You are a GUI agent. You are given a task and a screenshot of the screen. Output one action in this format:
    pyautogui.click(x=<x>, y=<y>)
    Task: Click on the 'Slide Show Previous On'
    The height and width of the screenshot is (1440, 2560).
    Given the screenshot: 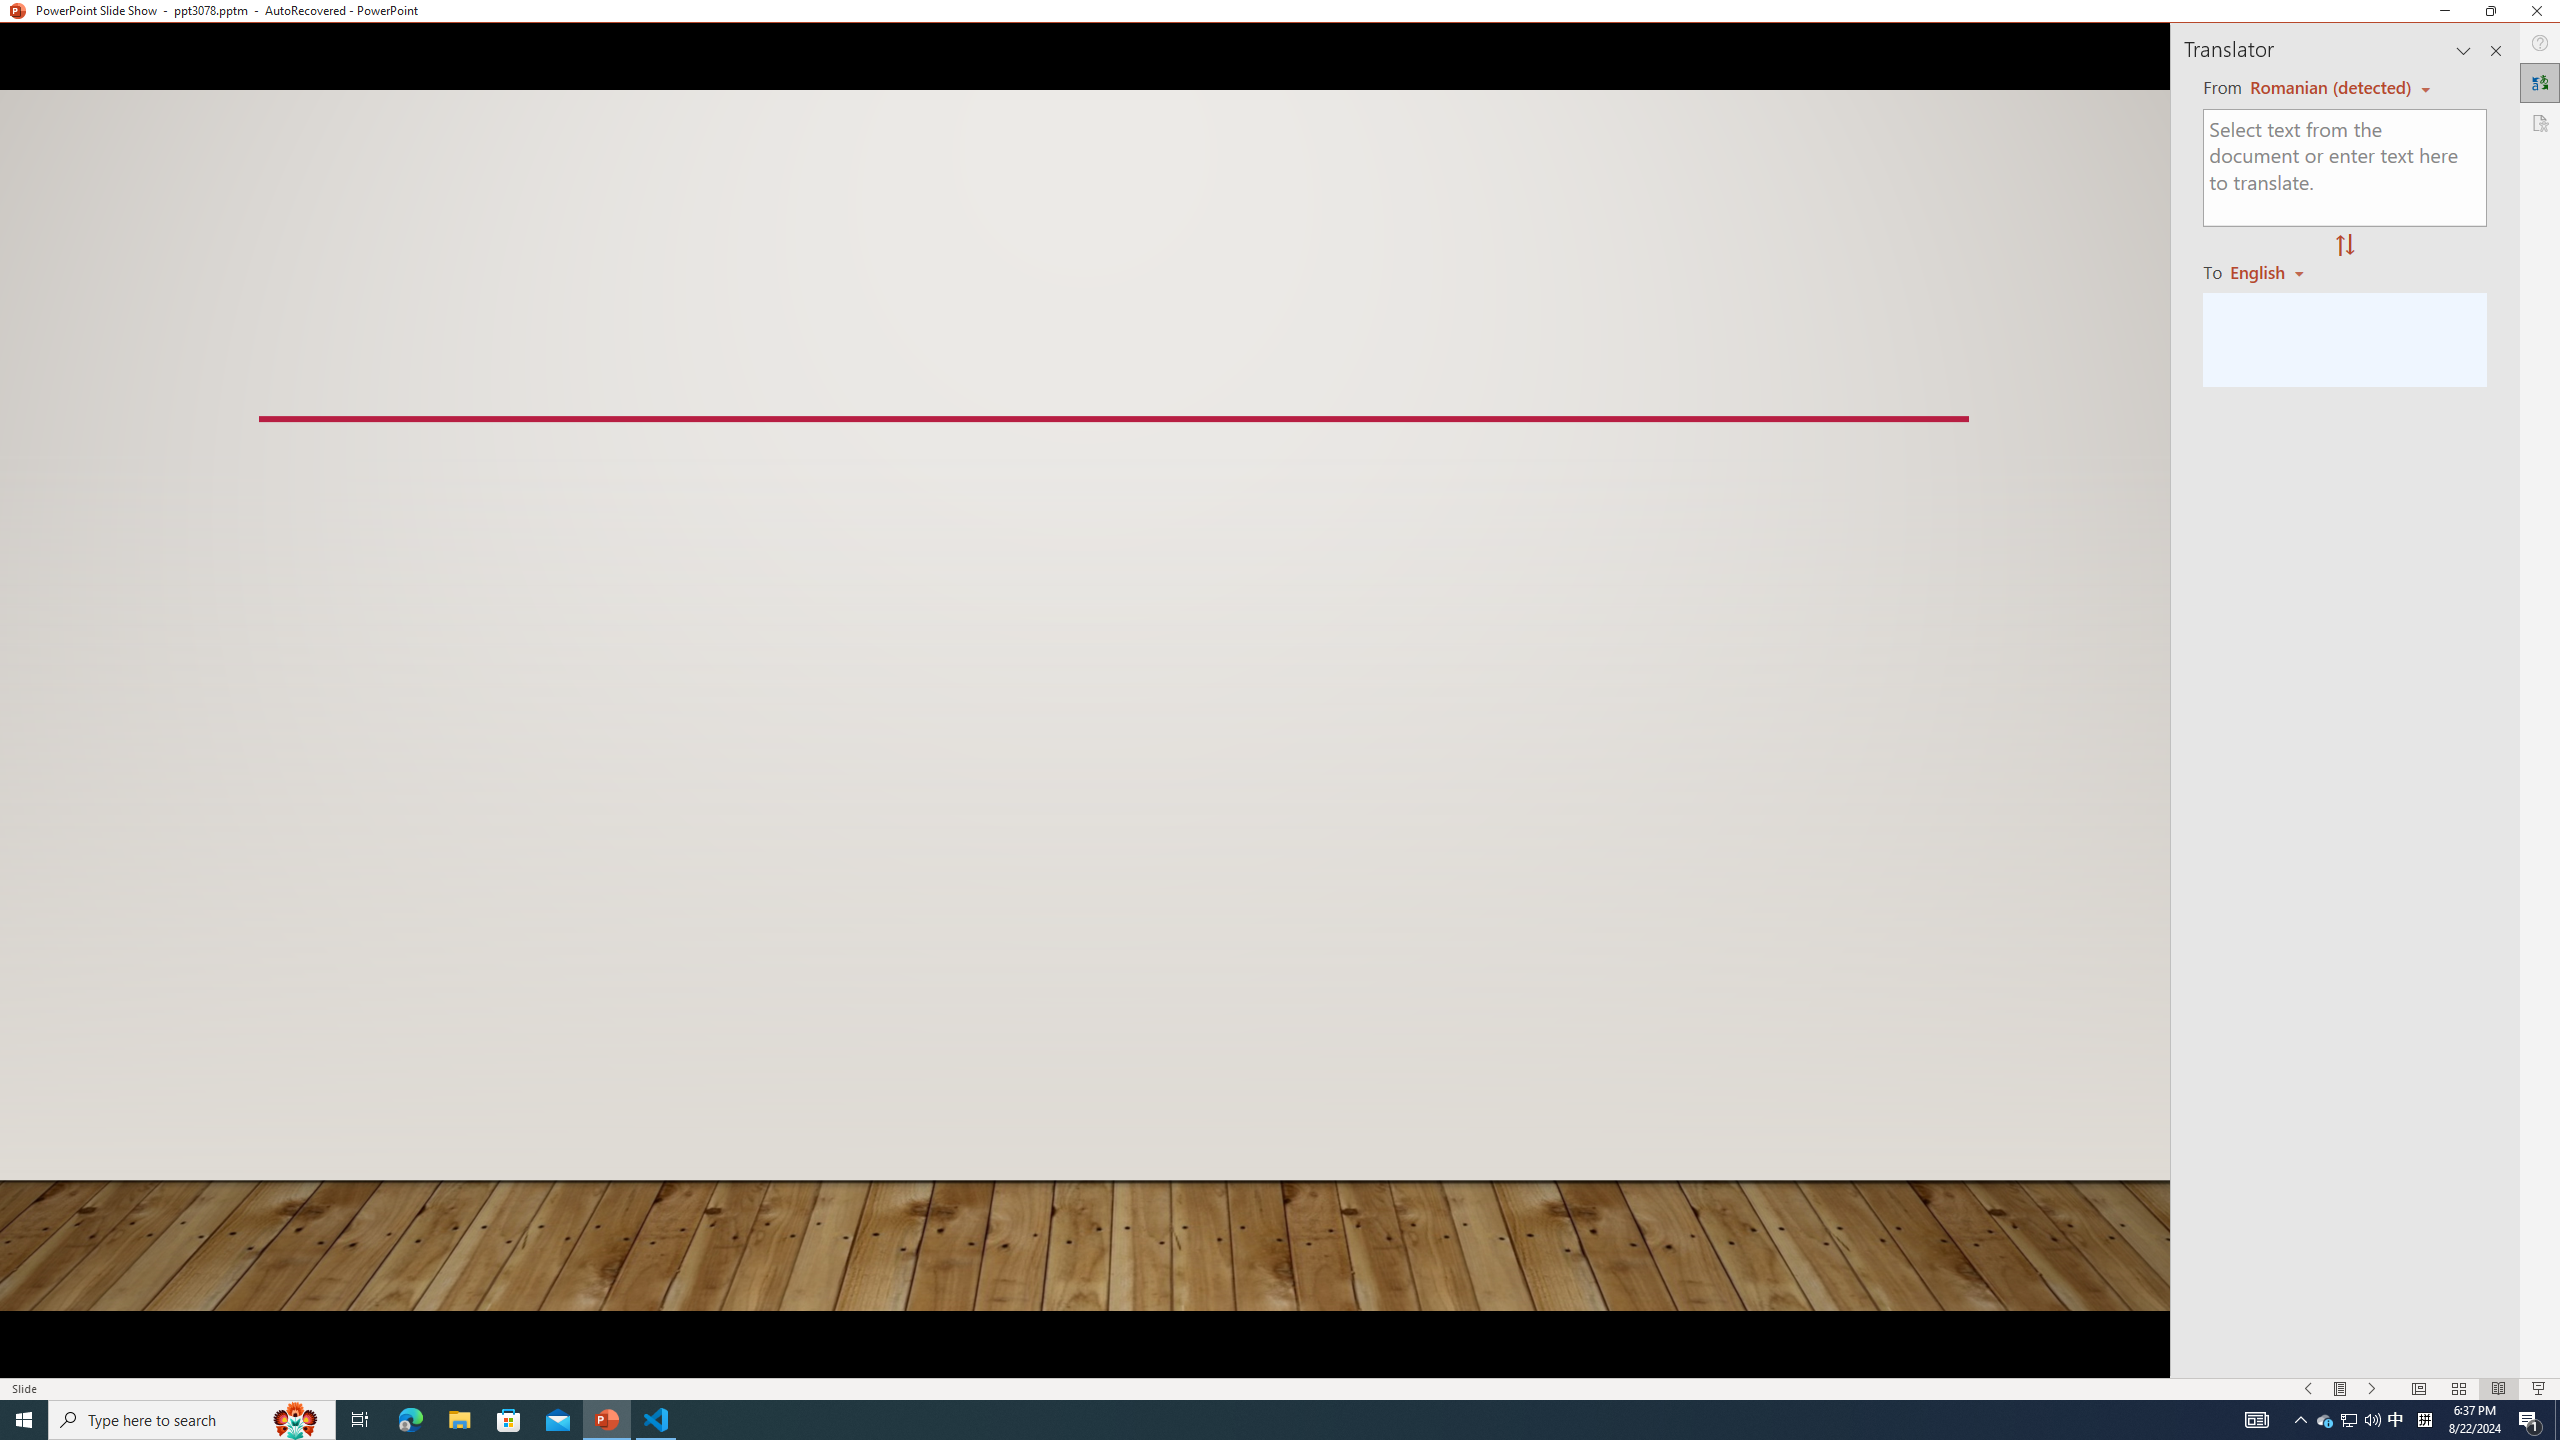 What is the action you would take?
    pyautogui.click(x=2308, y=1389)
    